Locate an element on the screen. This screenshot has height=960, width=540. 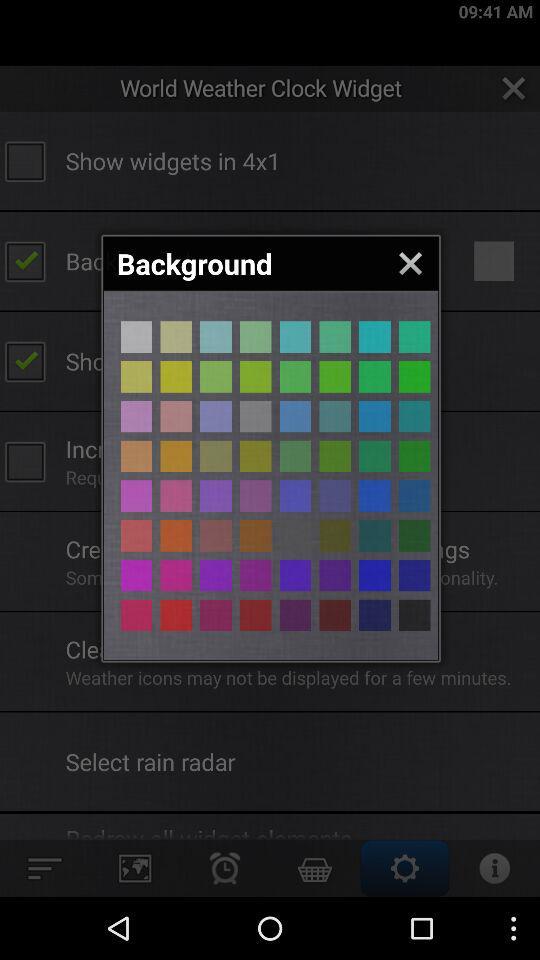
choose the color is located at coordinates (413, 534).